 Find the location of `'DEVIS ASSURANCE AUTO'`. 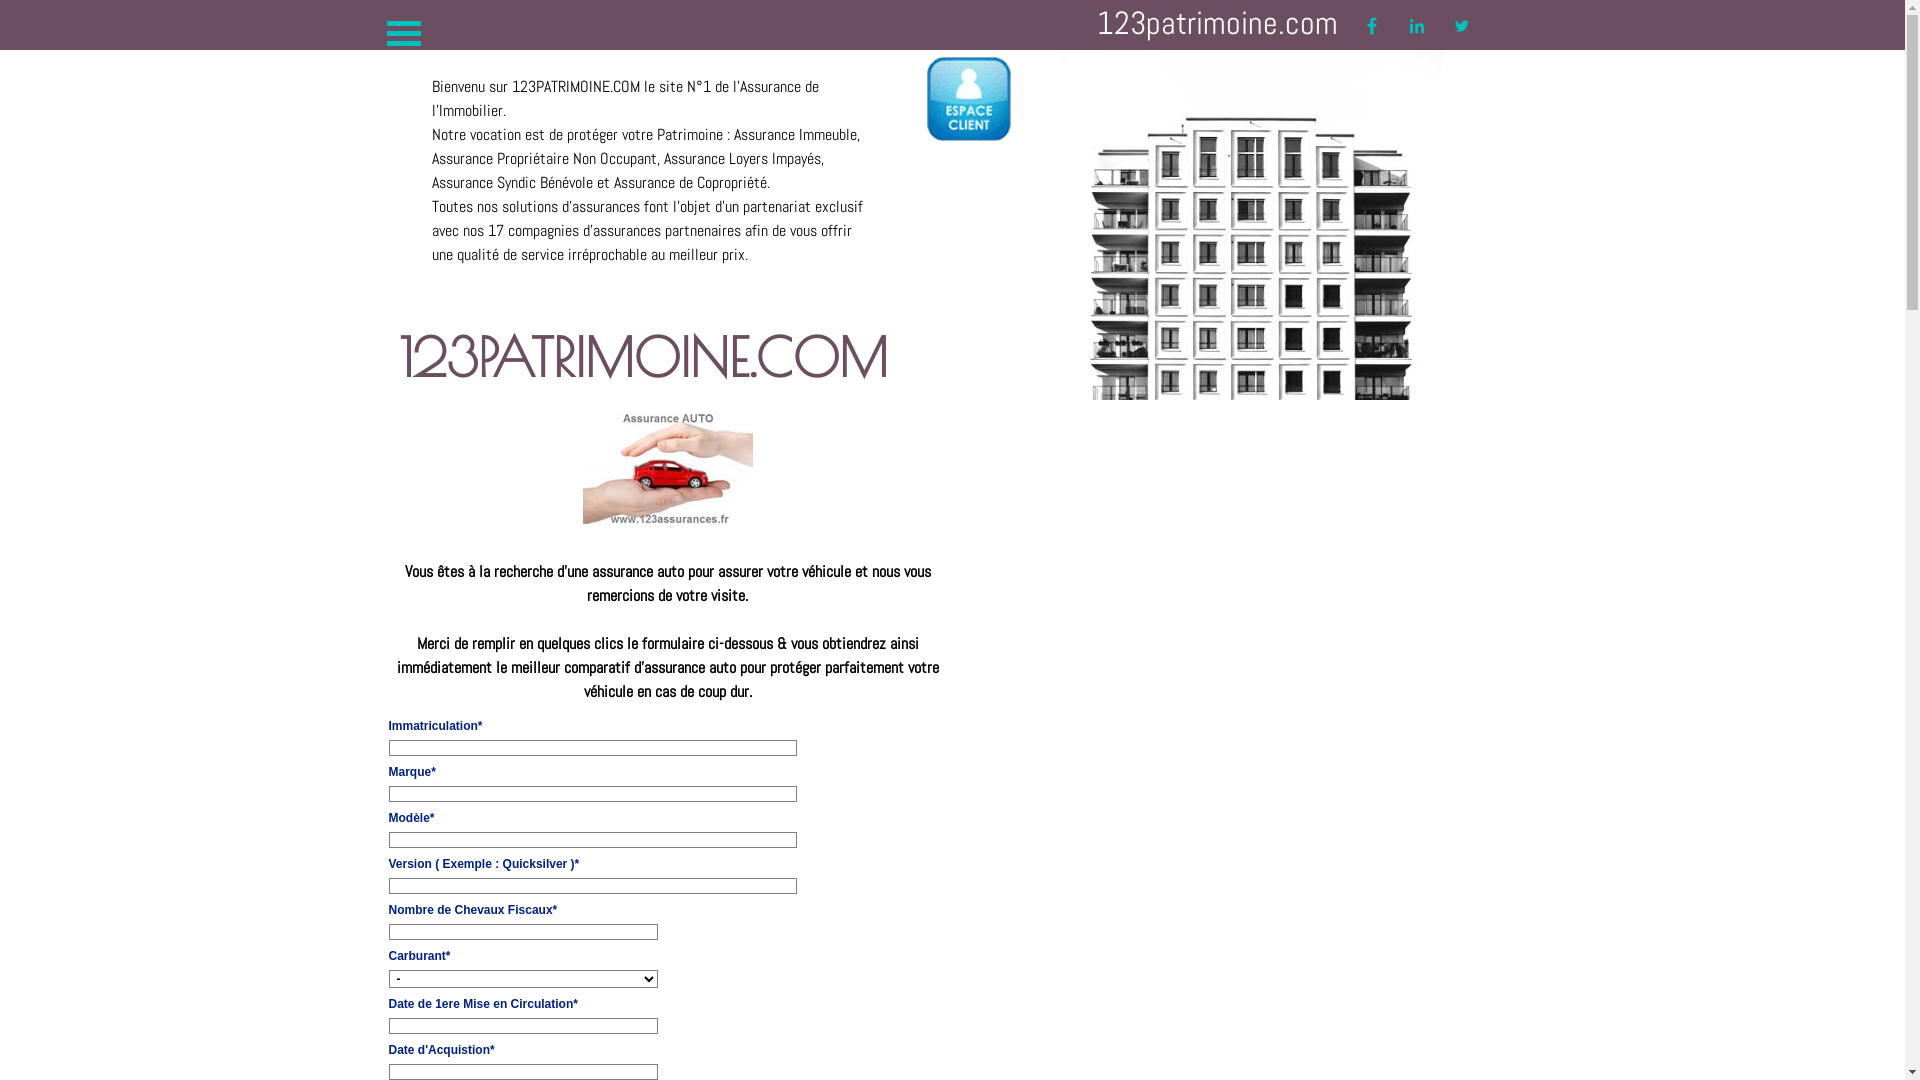

'DEVIS ASSURANCE AUTO' is located at coordinates (667, 467).